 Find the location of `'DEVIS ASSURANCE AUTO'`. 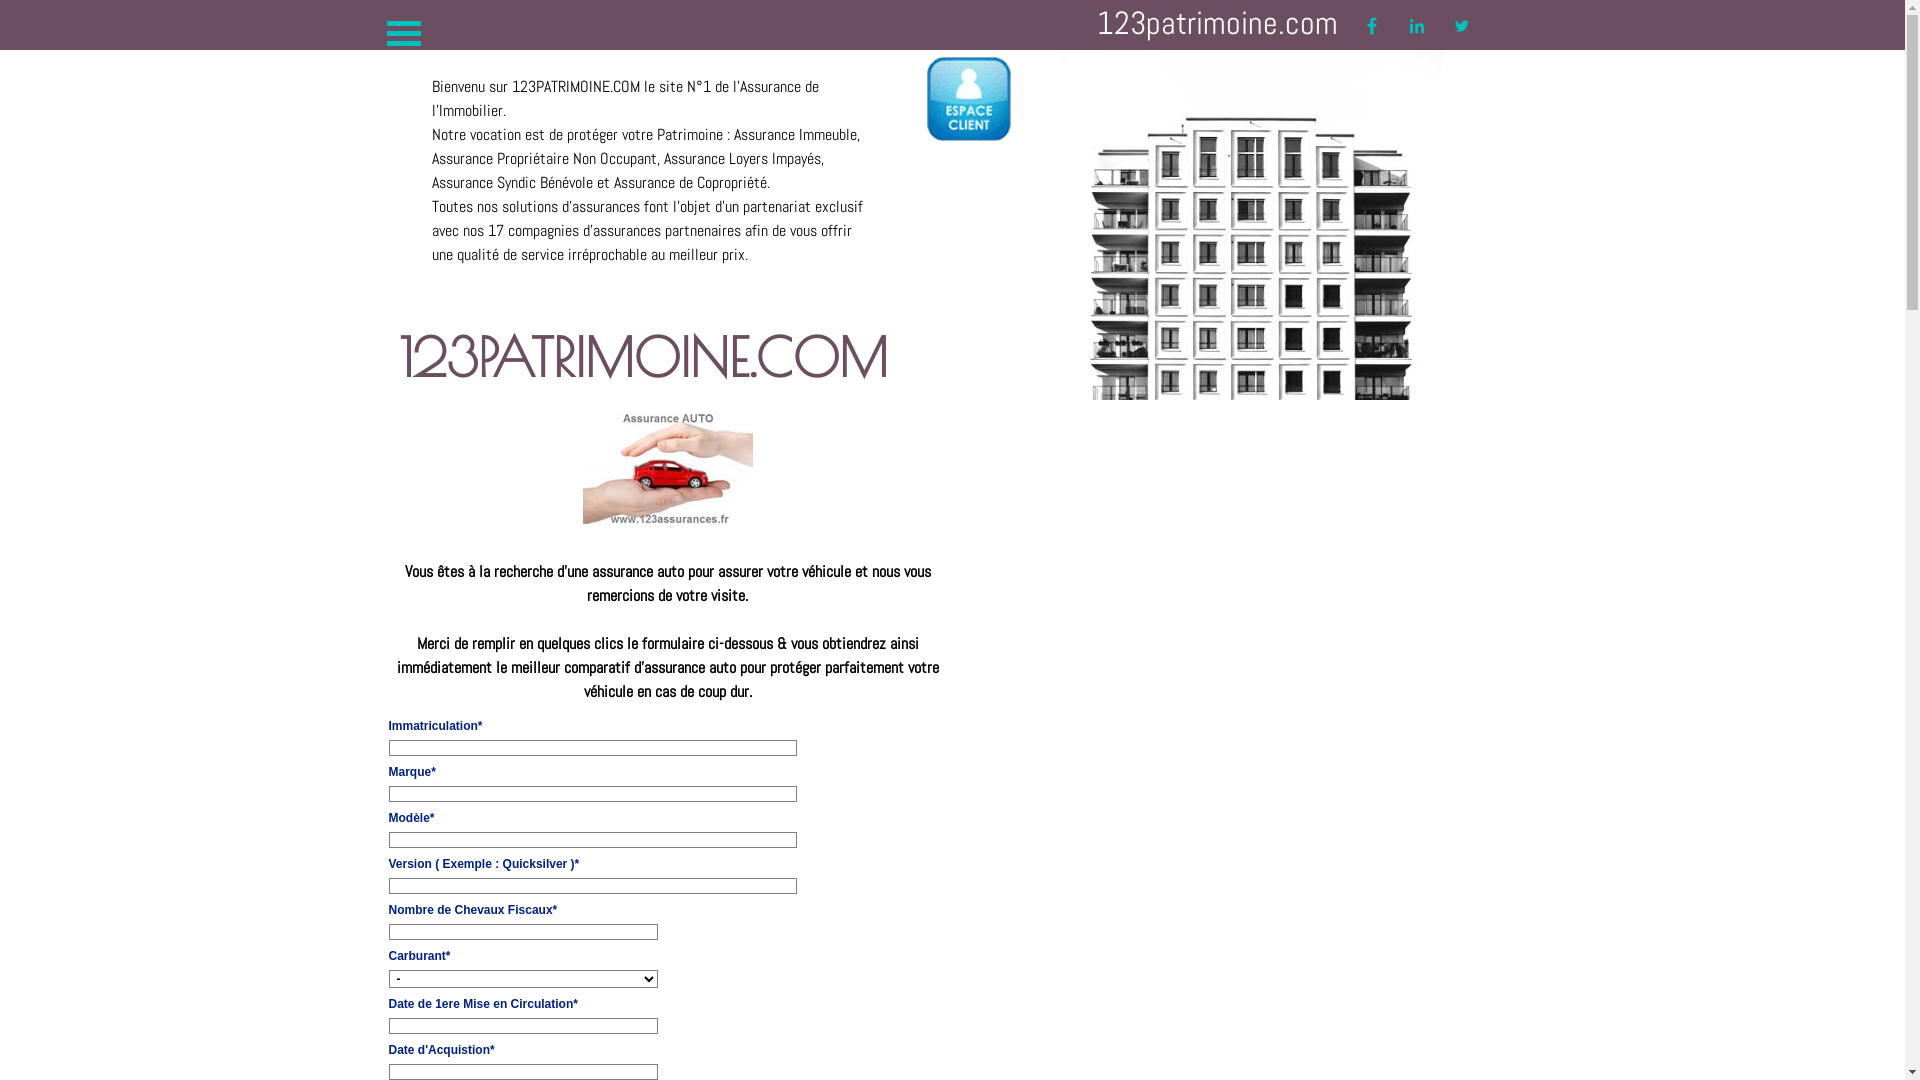

'DEVIS ASSURANCE AUTO' is located at coordinates (667, 467).